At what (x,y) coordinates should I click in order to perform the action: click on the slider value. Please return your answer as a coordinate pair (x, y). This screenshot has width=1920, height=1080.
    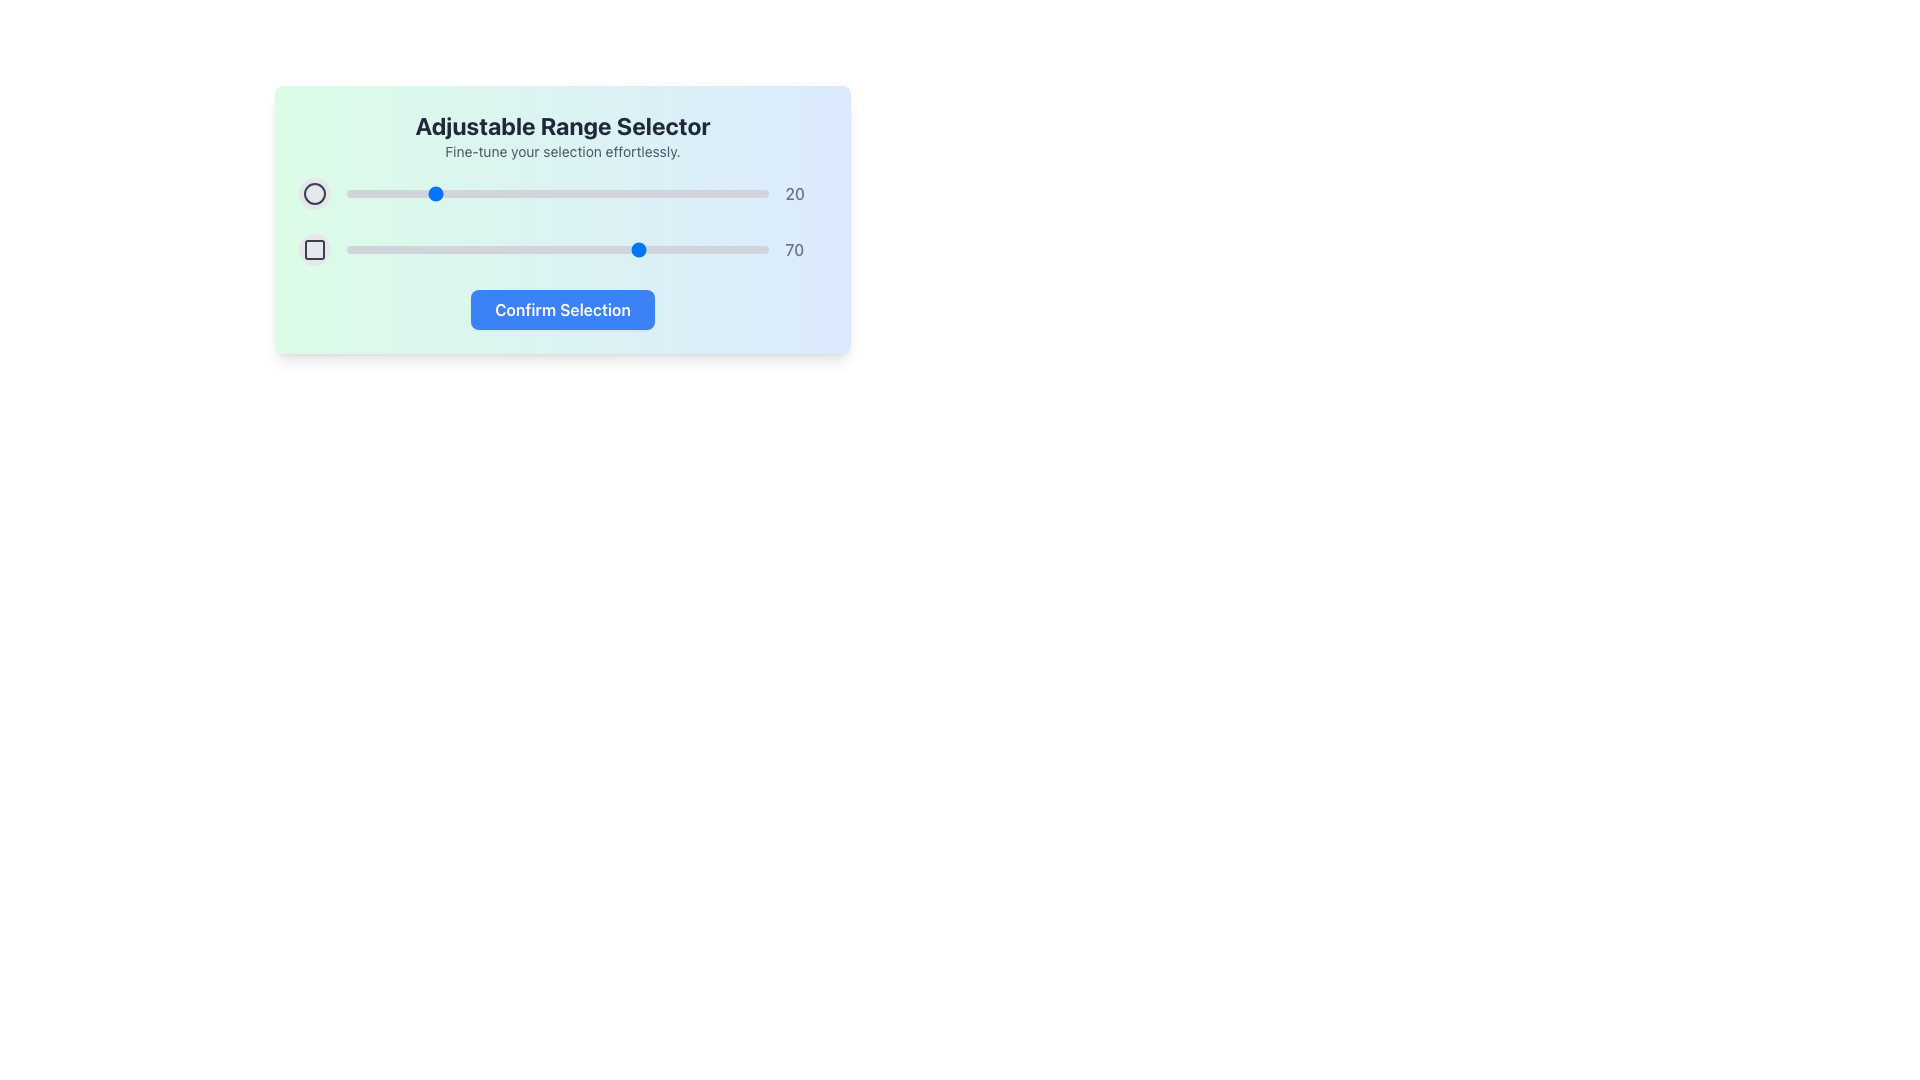
    Looking at the image, I should click on (586, 249).